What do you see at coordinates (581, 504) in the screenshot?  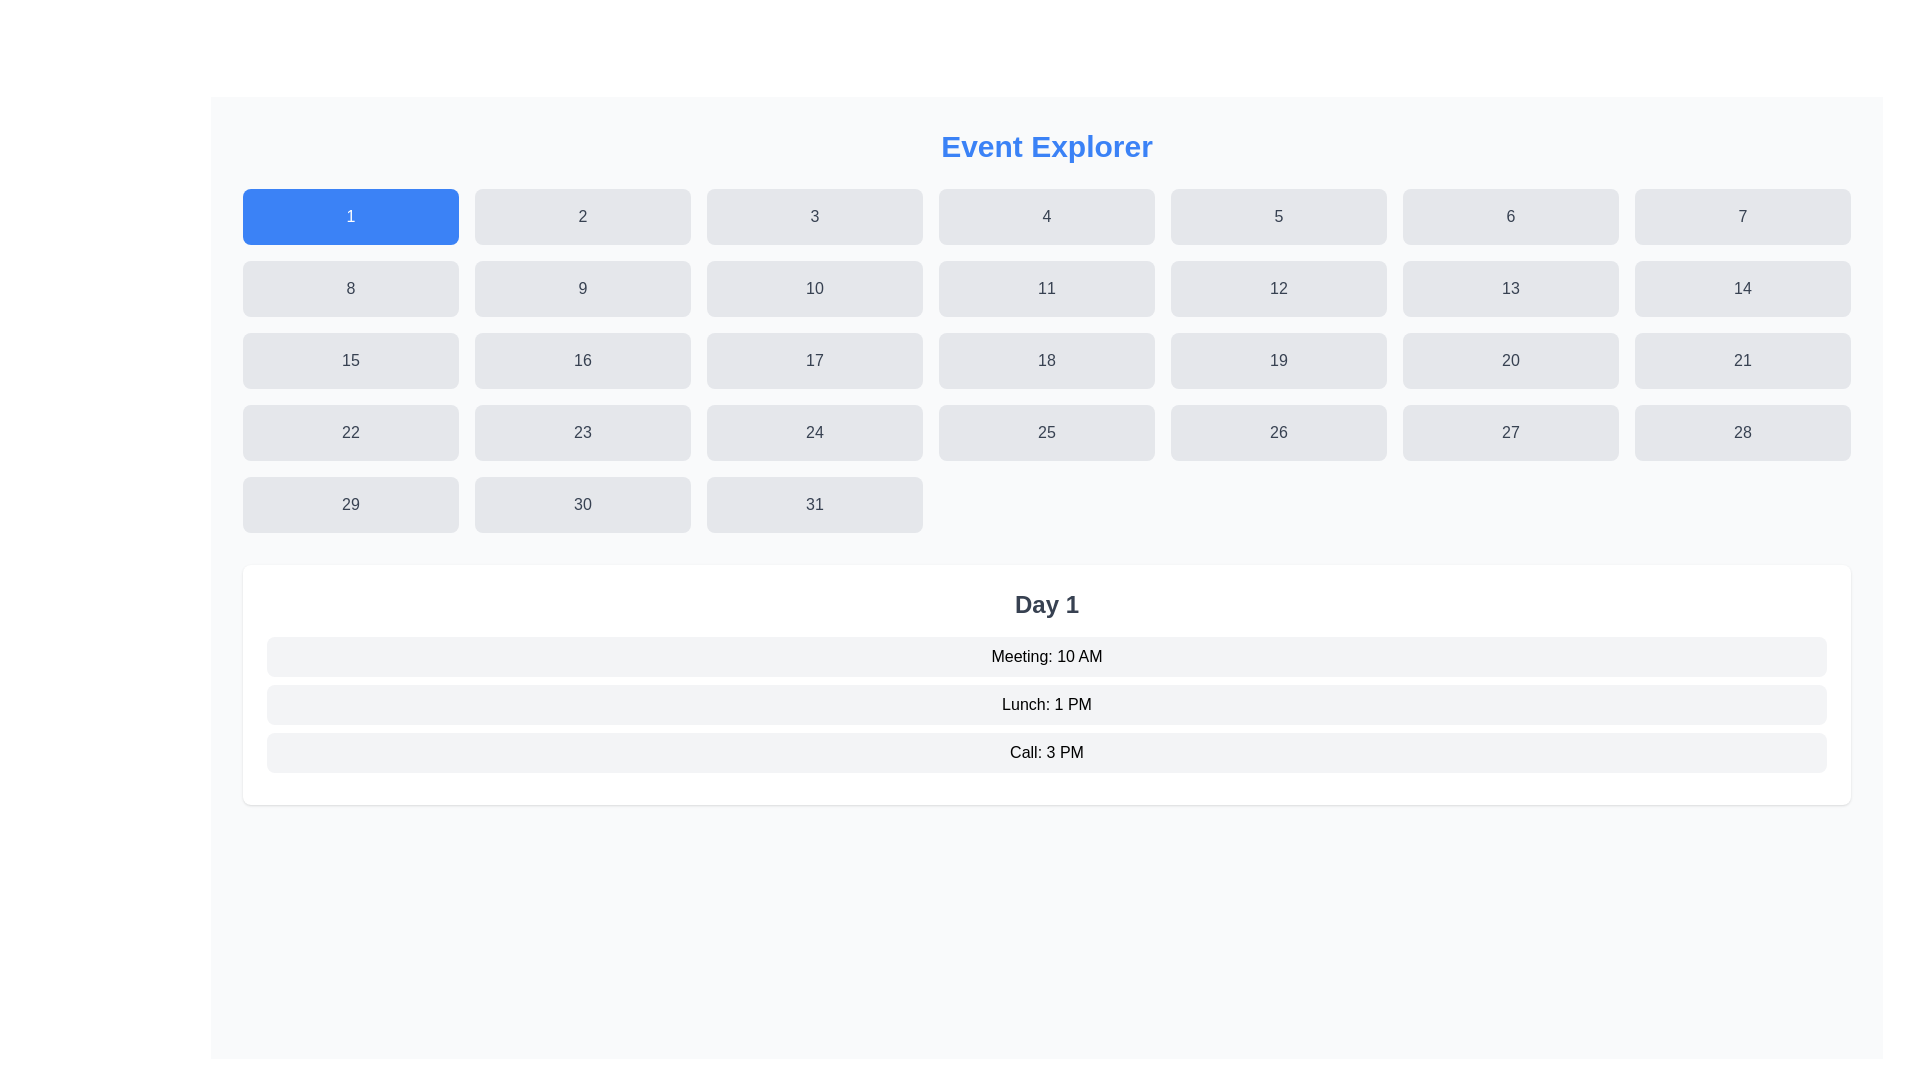 I see `the rectangular button containing the number '30' to observe its hover effect` at bounding box center [581, 504].